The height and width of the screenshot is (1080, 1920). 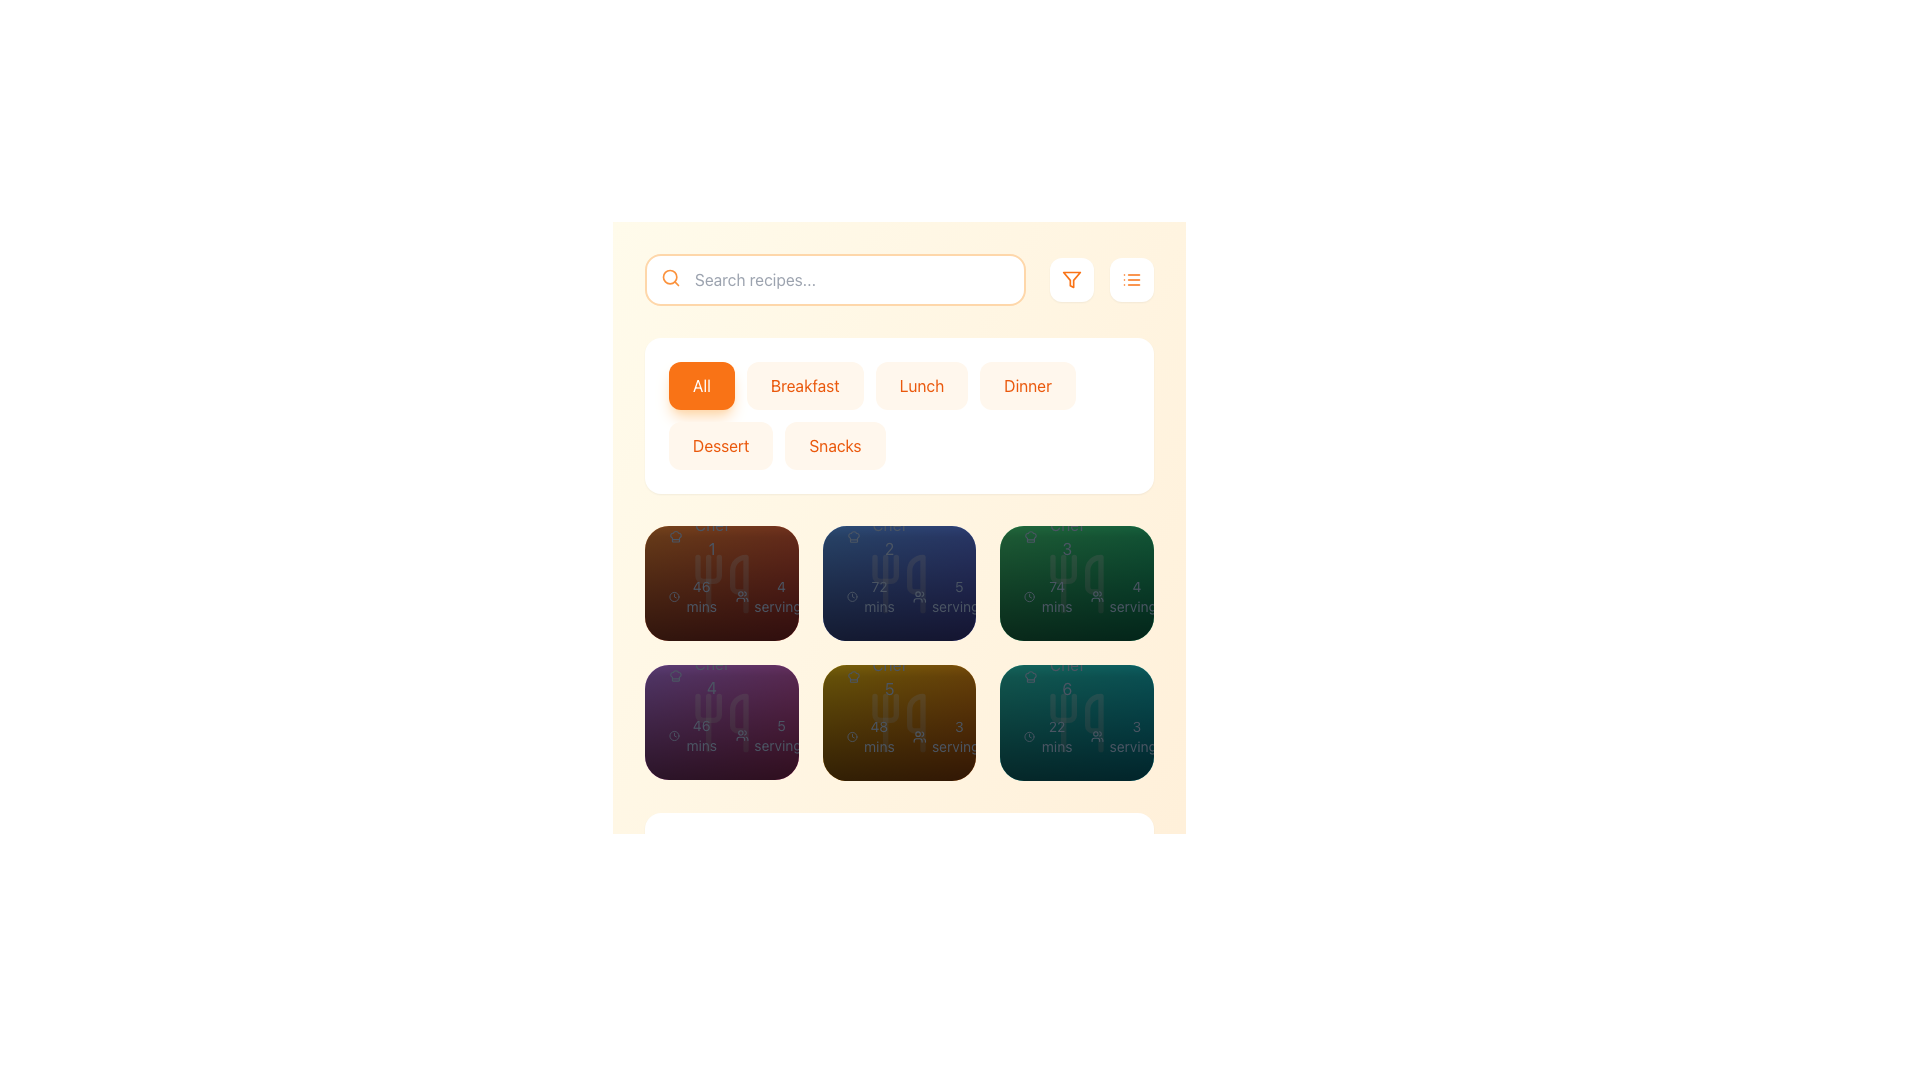 What do you see at coordinates (1055, 675) in the screenshot?
I see `the content of the text label 'Chef 6' located in the sixth recipe card, positioned in the bottom row, third column` at bounding box center [1055, 675].